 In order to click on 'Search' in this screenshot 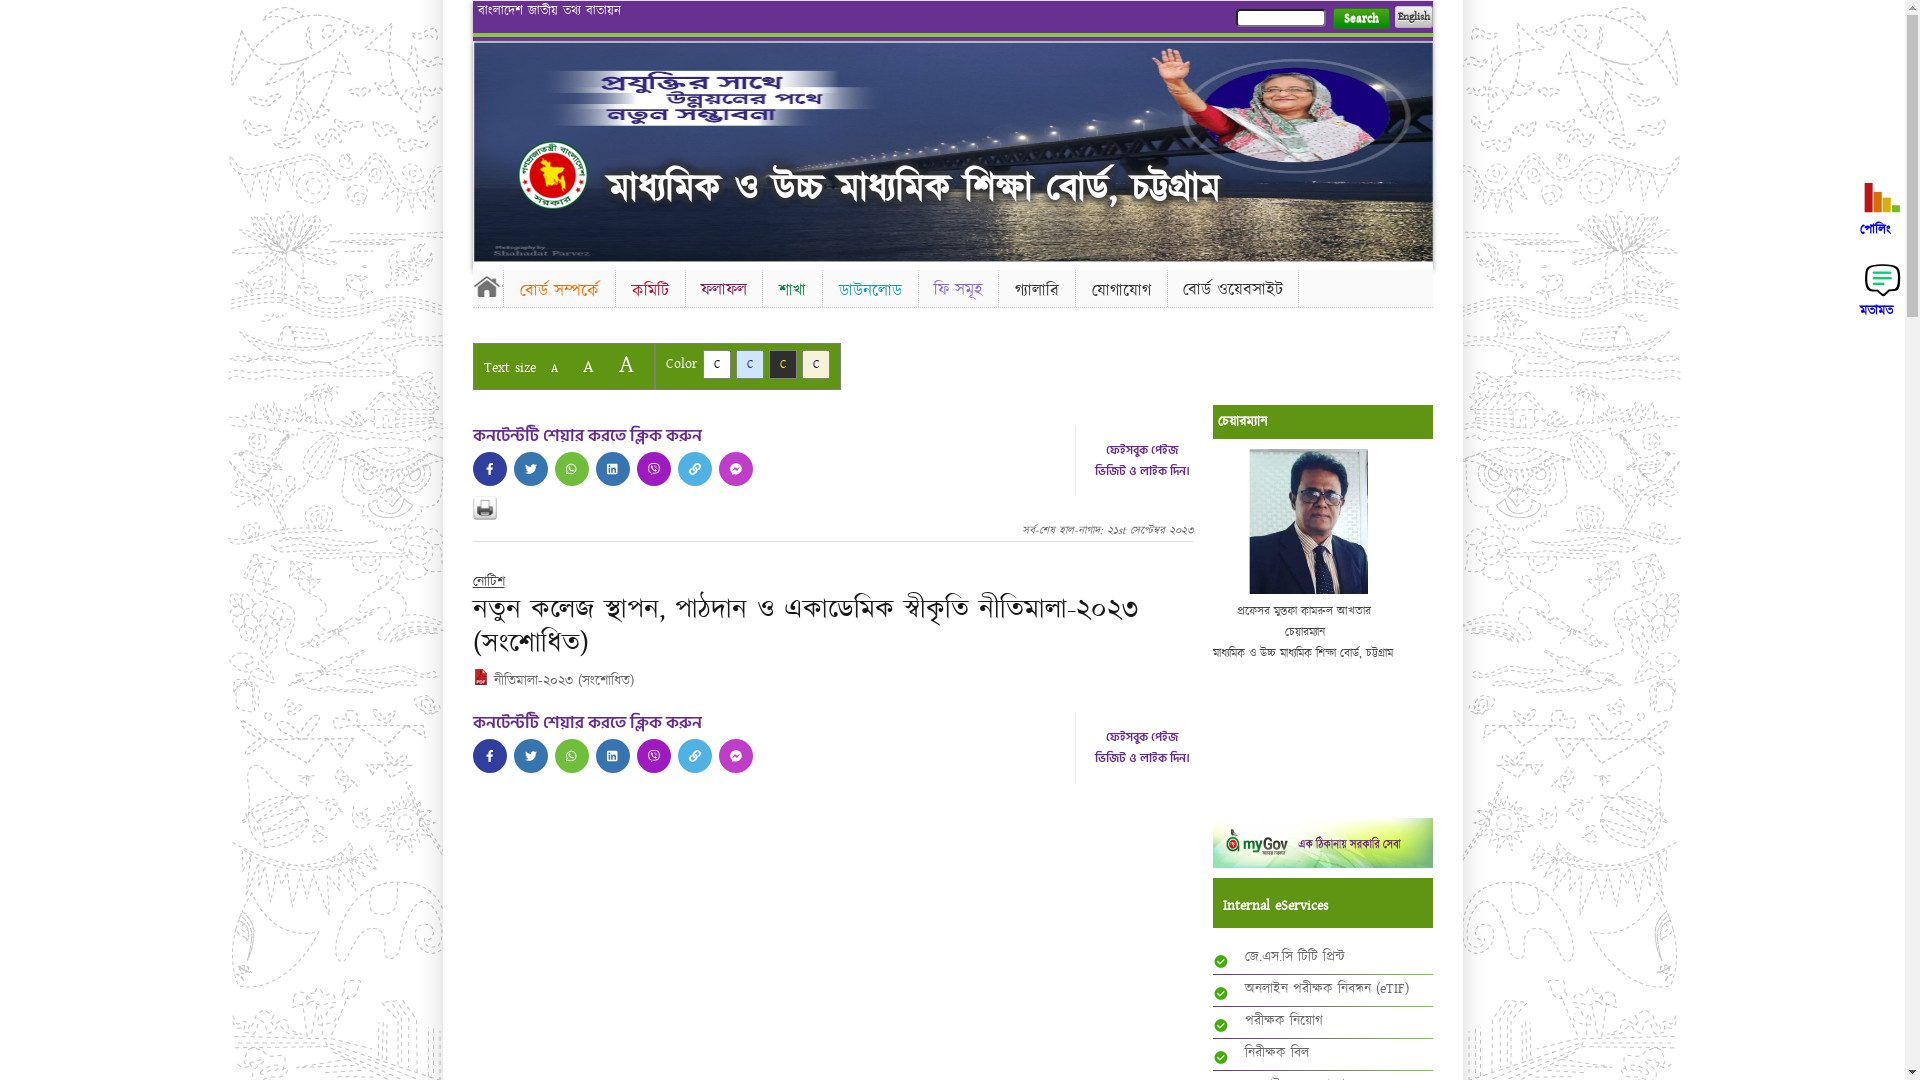, I will do `click(1360, 18)`.